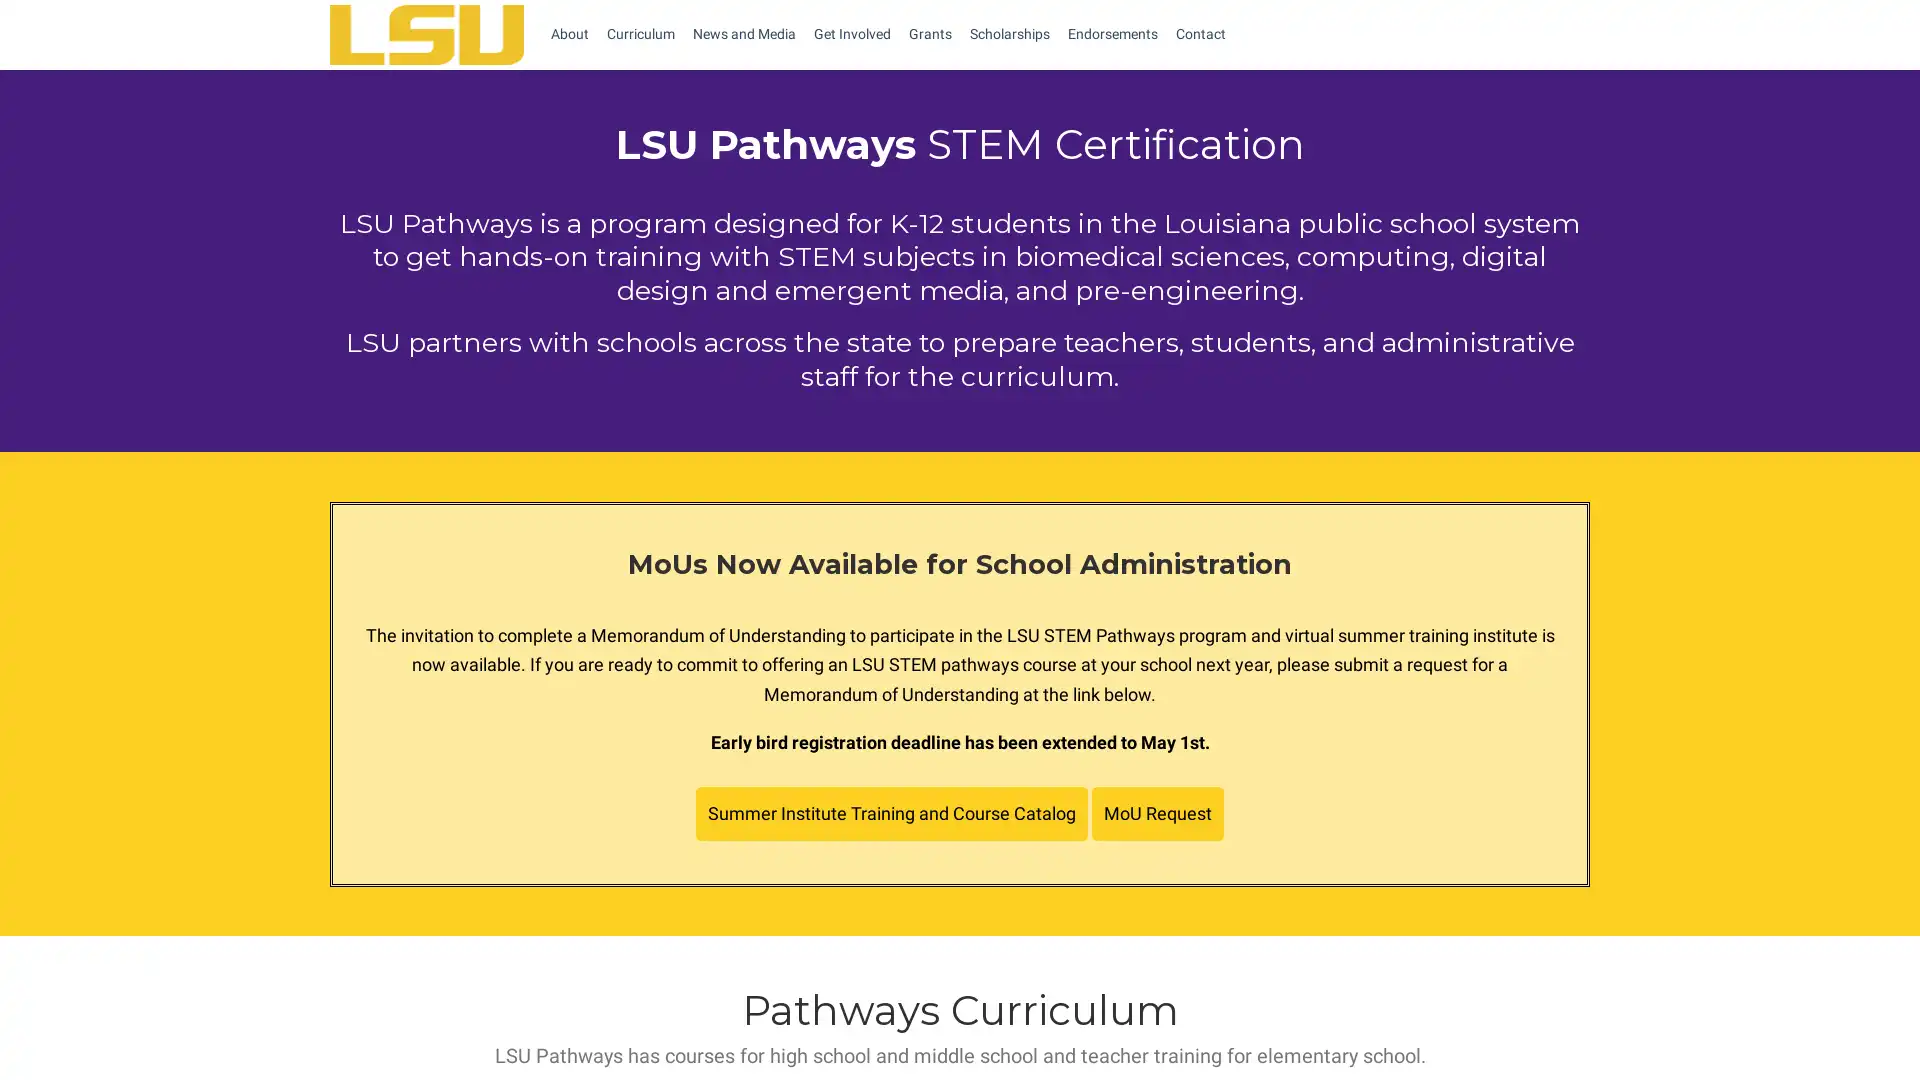 Image resolution: width=1920 pixels, height=1080 pixels. Describe the element at coordinates (1157, 813) in the screenshot. I see `MoU Request` at that location.